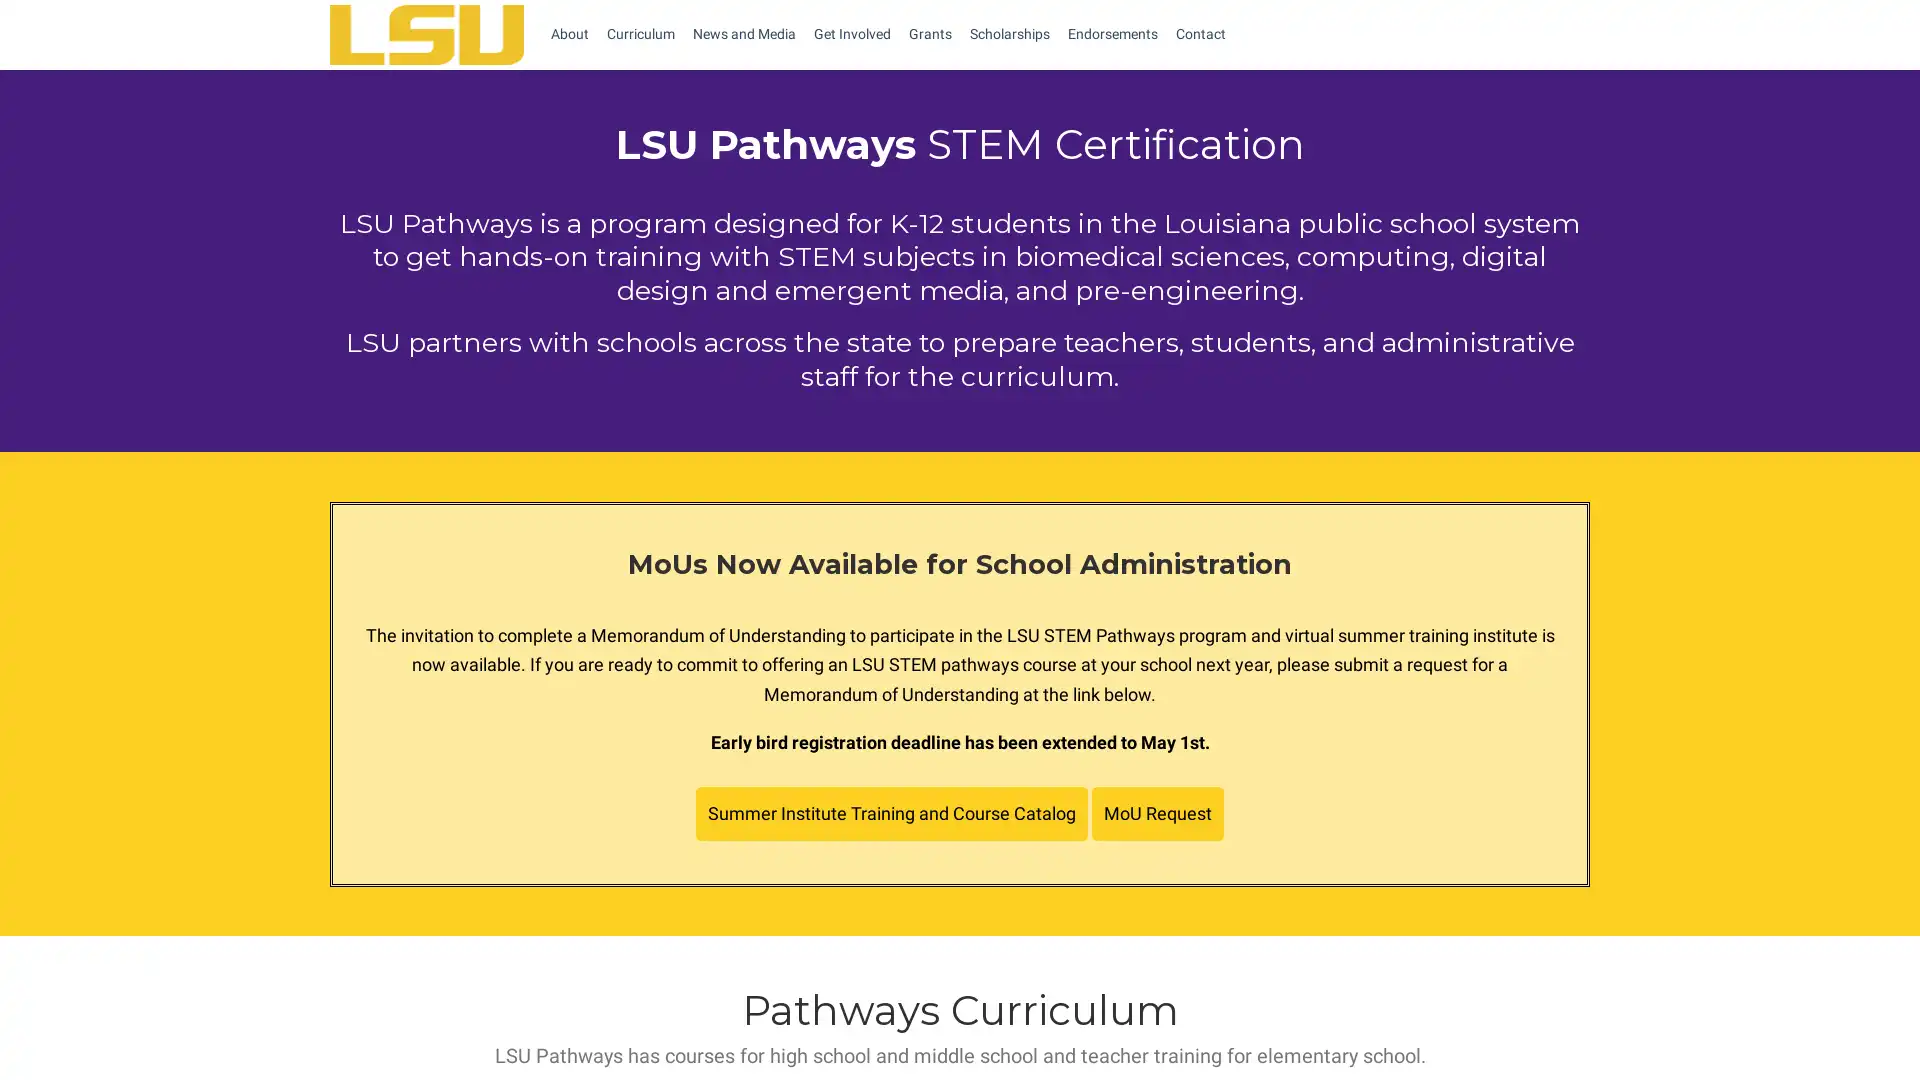 Image resolution: width=1920 pixels, height=1080 pixels. Describe the element at coordinates (1157, 813) in the screenshot. I see `MoU Request` at that location.